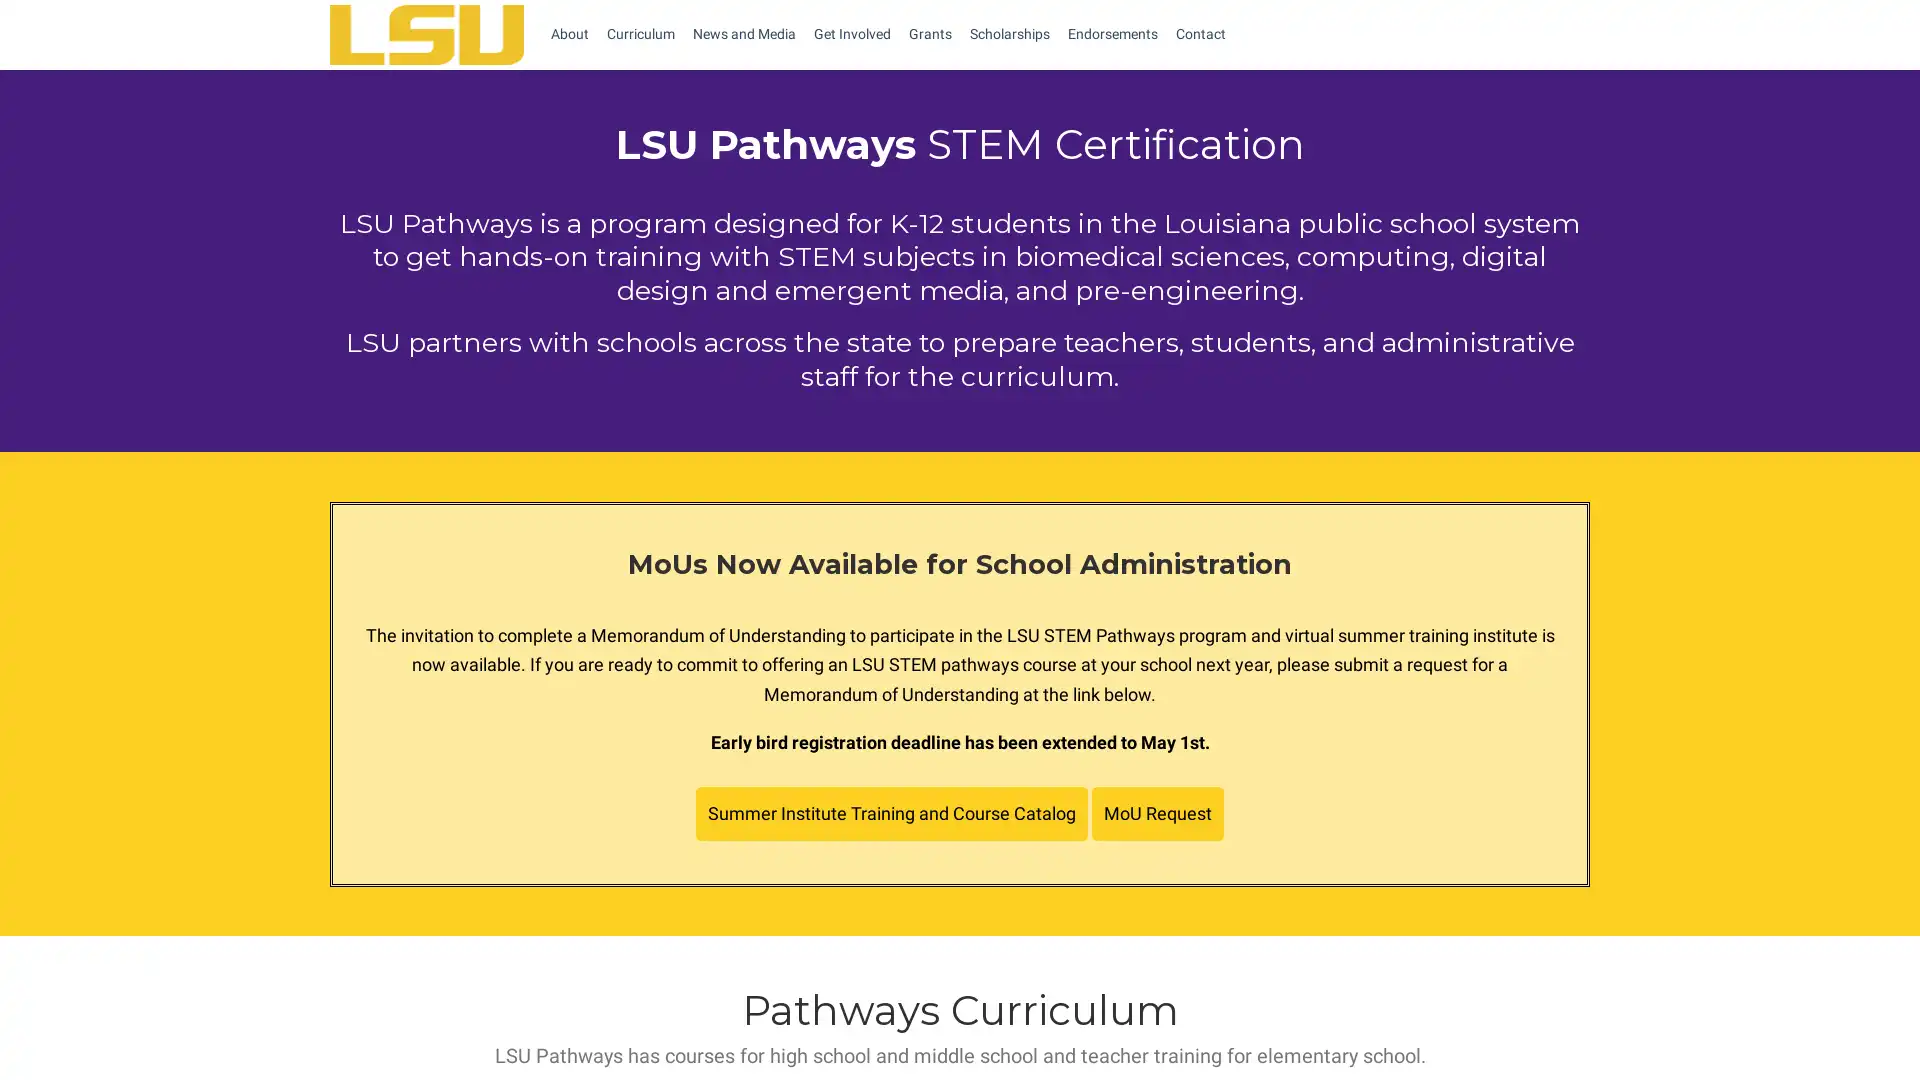 Image resolution: width=1920 pixels, height=1080 pixels. Describe the element at coordinates (1157, 813) in the screenshot. I see `MoU Request` at that location.